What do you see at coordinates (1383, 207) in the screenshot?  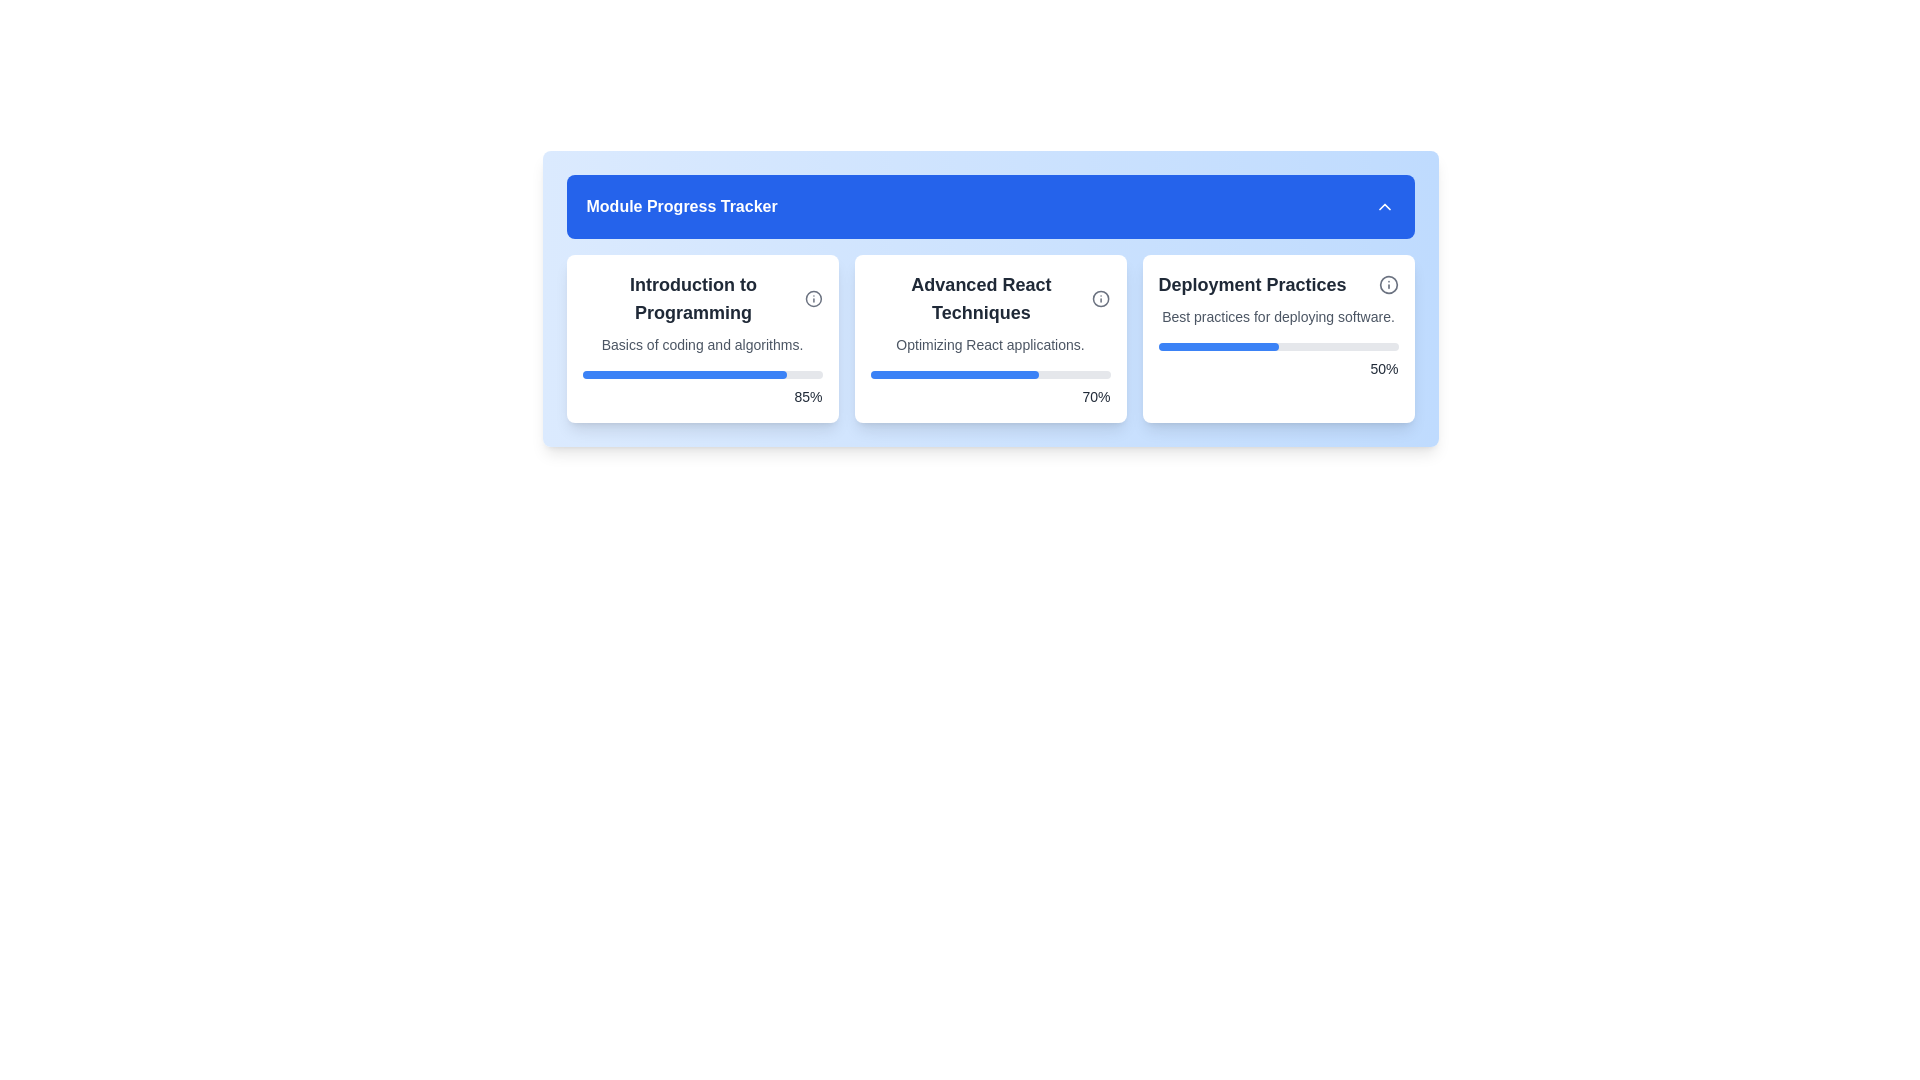 I see `the upward-pointing chevron icon located in the rightmost portion of the header bar labeled 'Module Progress Tracker'` at bounding box center [1383, 207].